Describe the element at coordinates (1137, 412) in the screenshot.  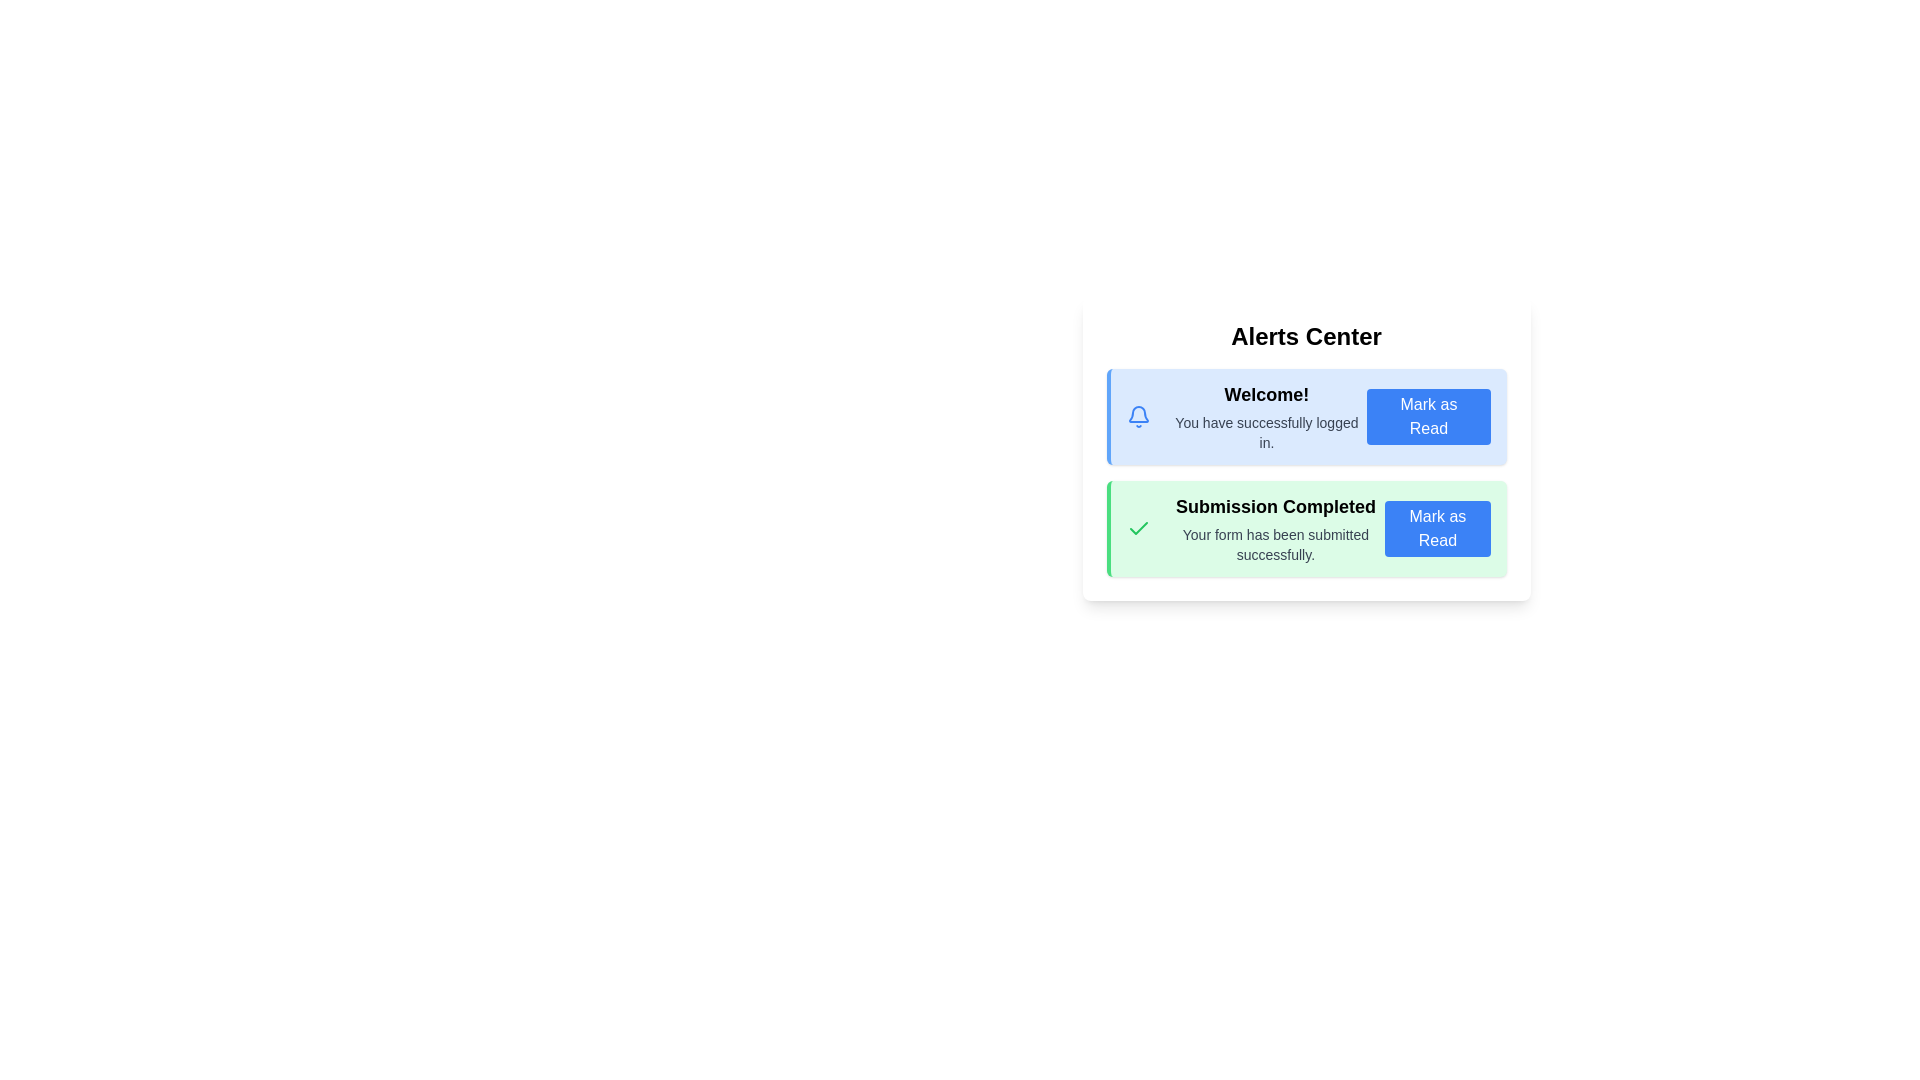
I see `the bell icon's SVG element, which is part of the notification feature located in the upper left-central section of the interface` at that location.